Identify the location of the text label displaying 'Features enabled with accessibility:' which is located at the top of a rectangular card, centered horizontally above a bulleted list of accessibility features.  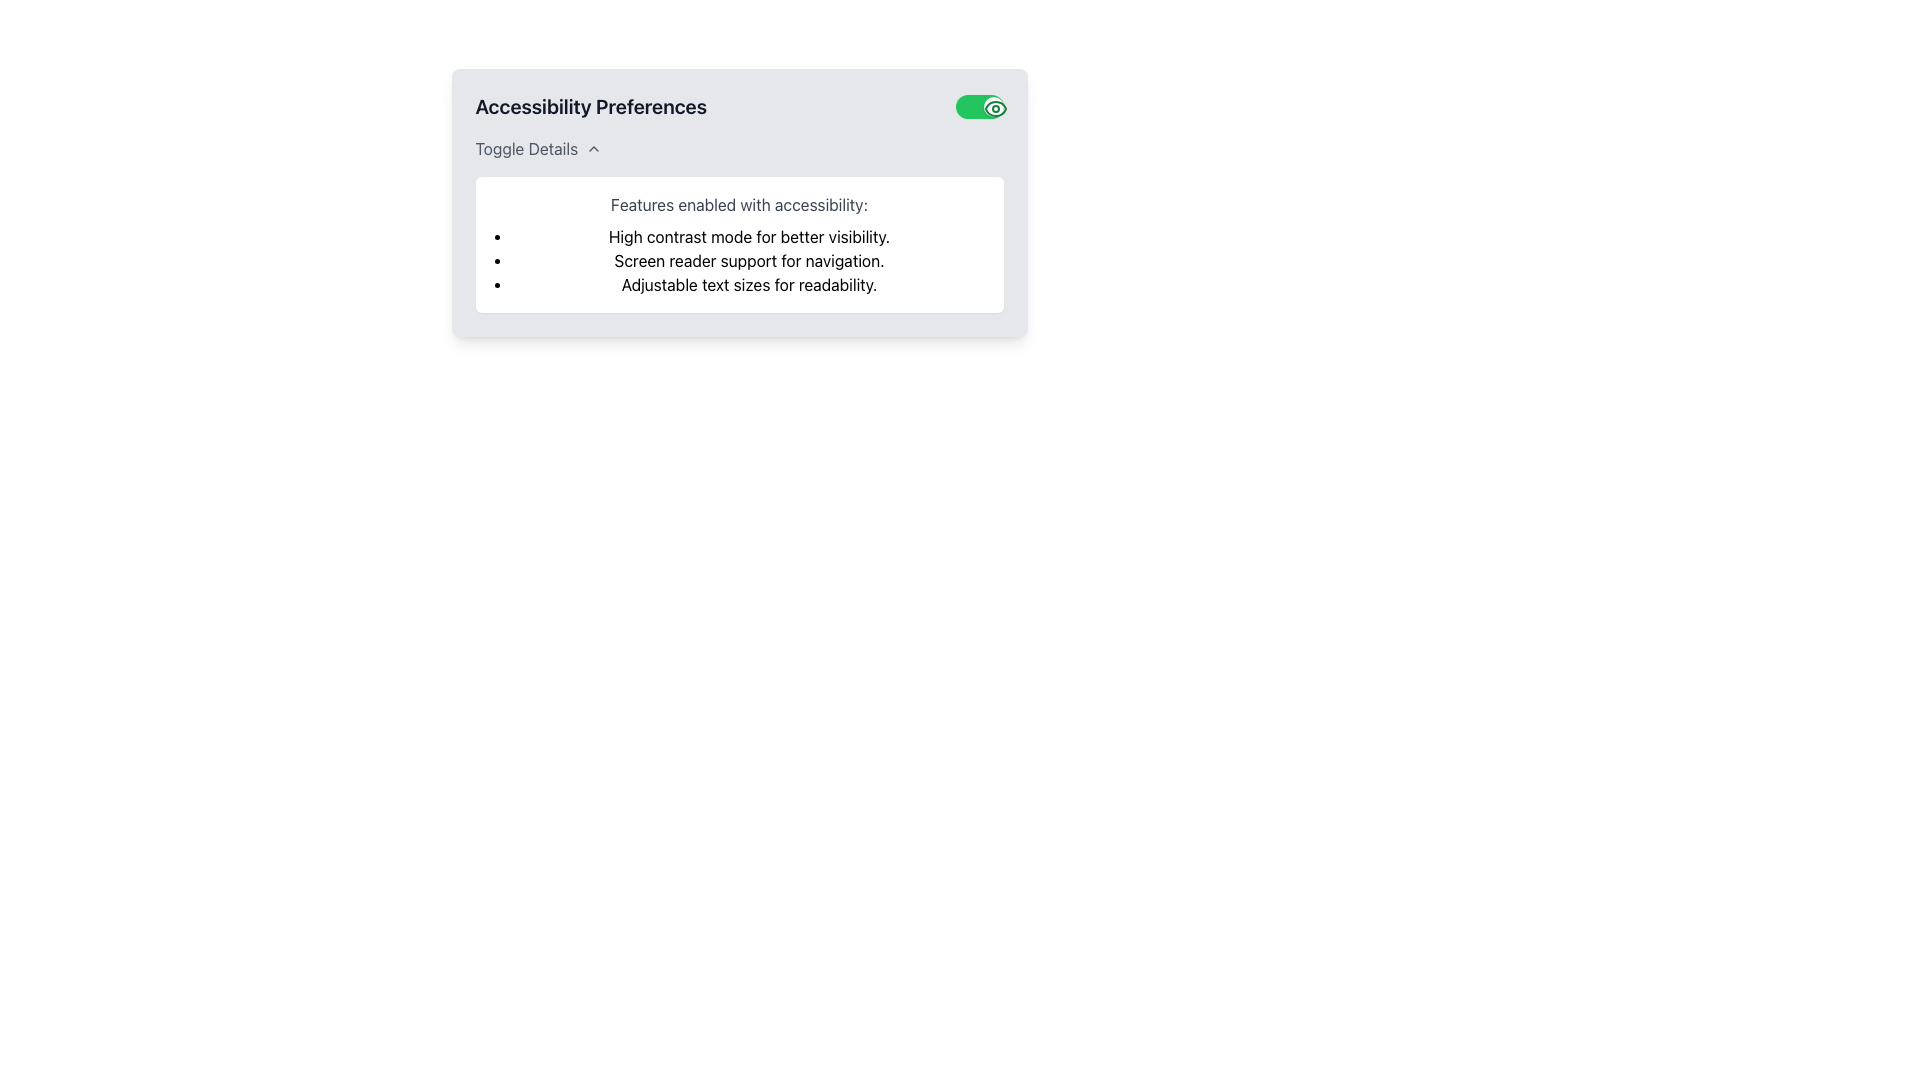
(738, 204).